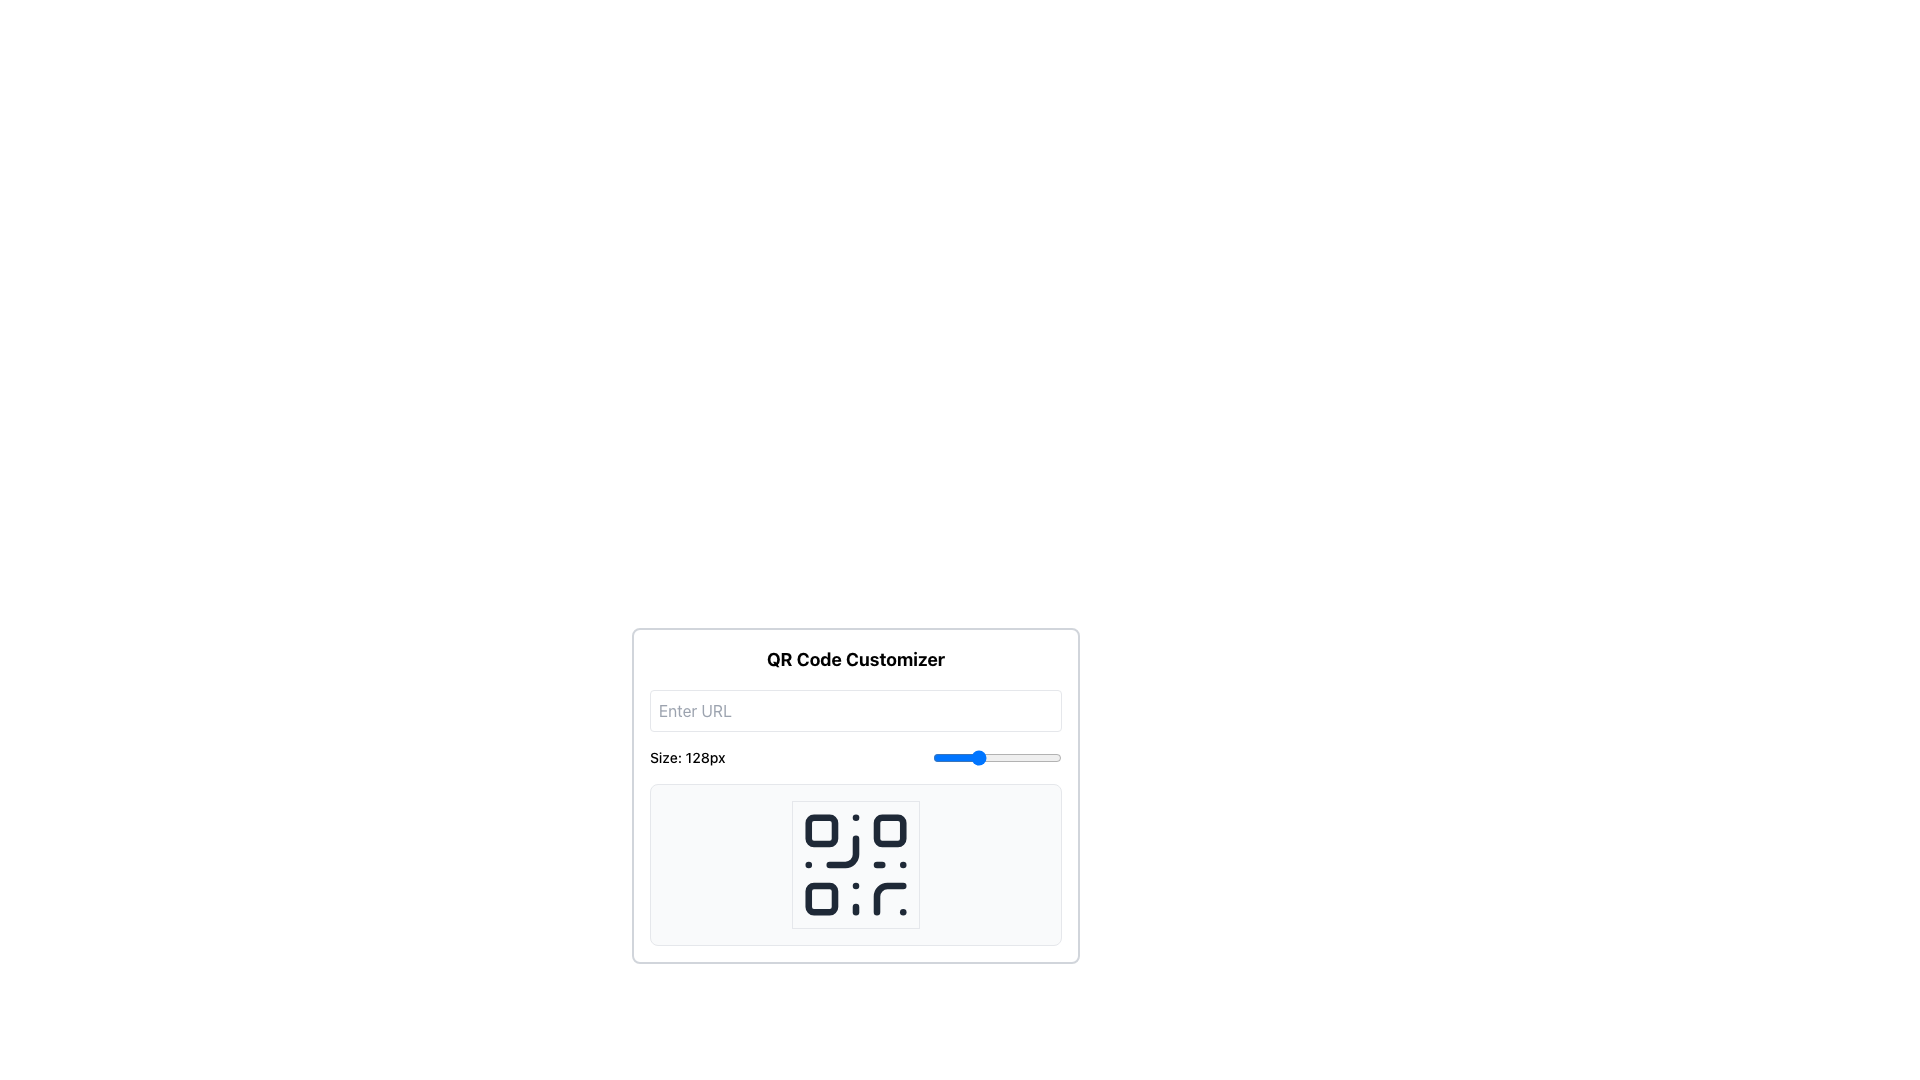 Image resolution: width=1920 pixels, height=1080 pixels. Describe the element at coordinates (1015, 758) in the screenshot. I see `the size` at that location.